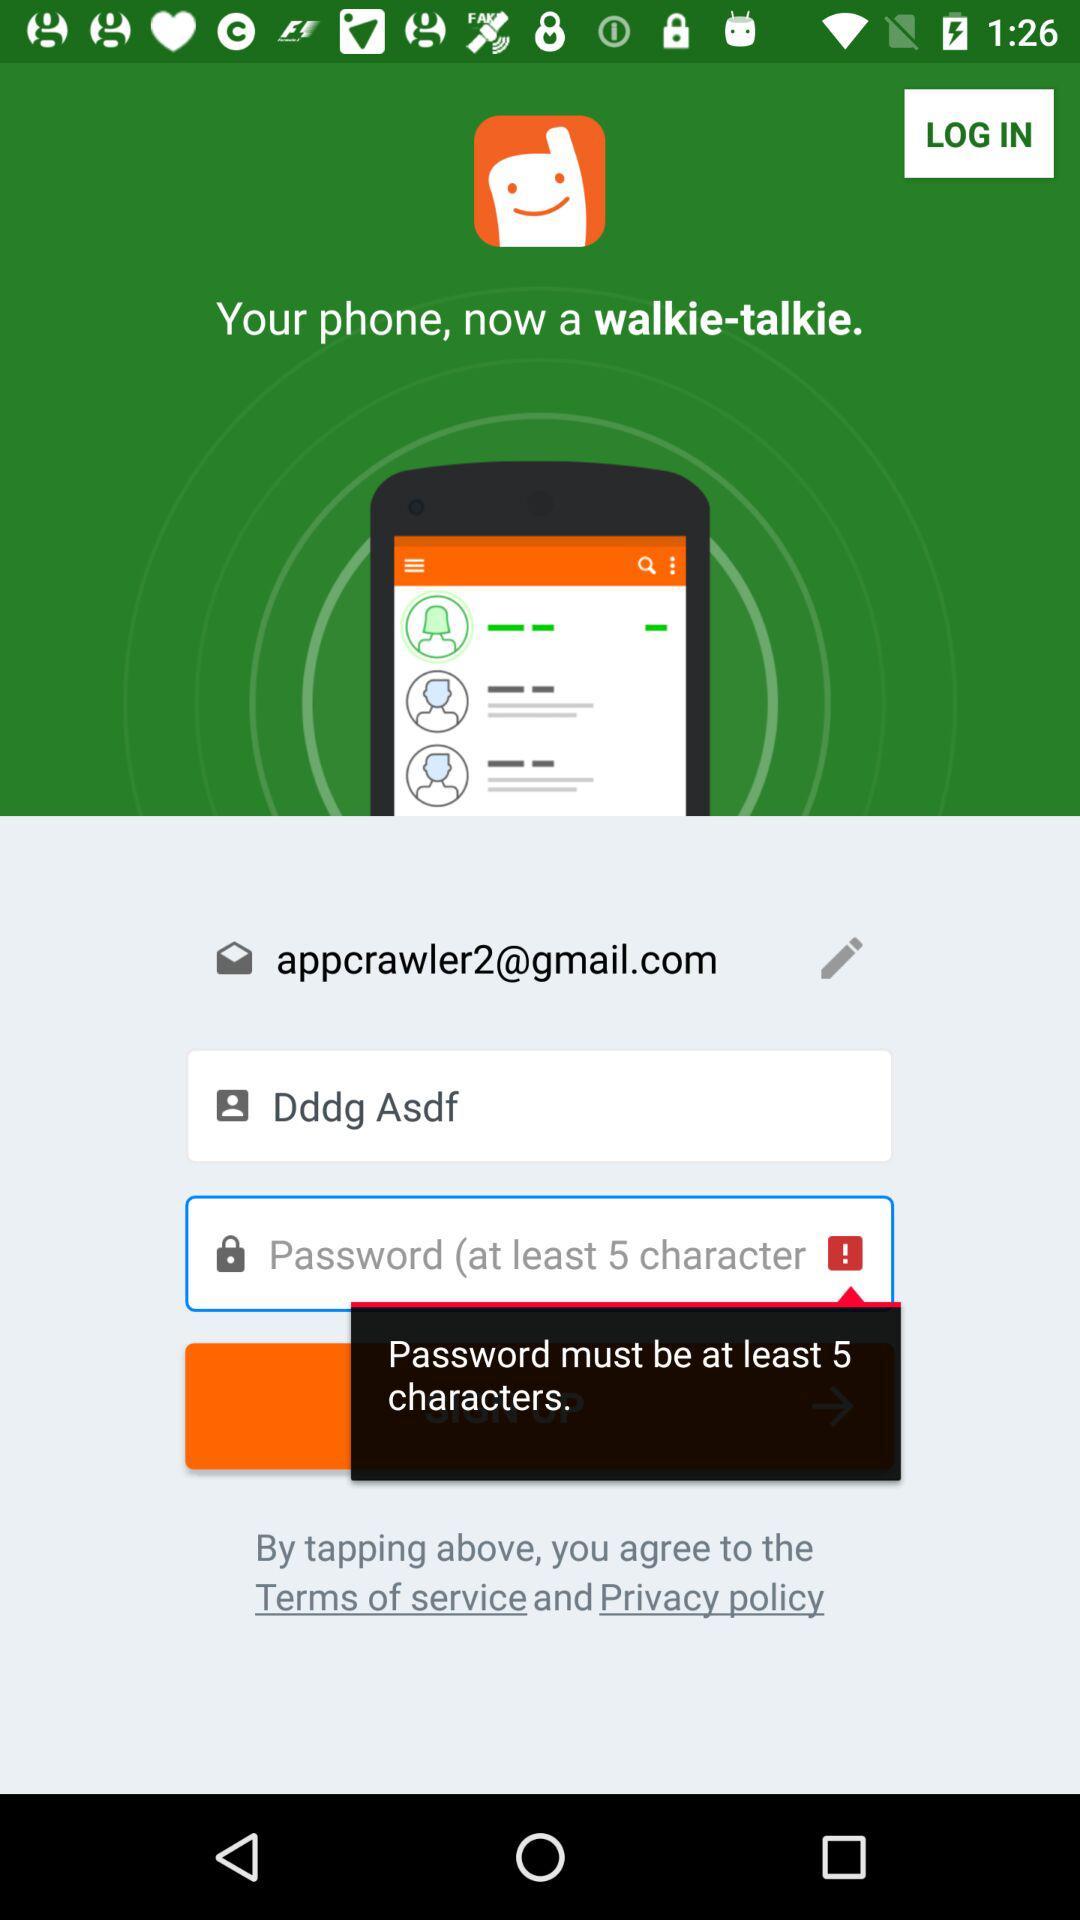  What do you see at coordinates (391, 1595) in the screenshot?
I see `icon next to and item` at bounding box center [391, 1595].